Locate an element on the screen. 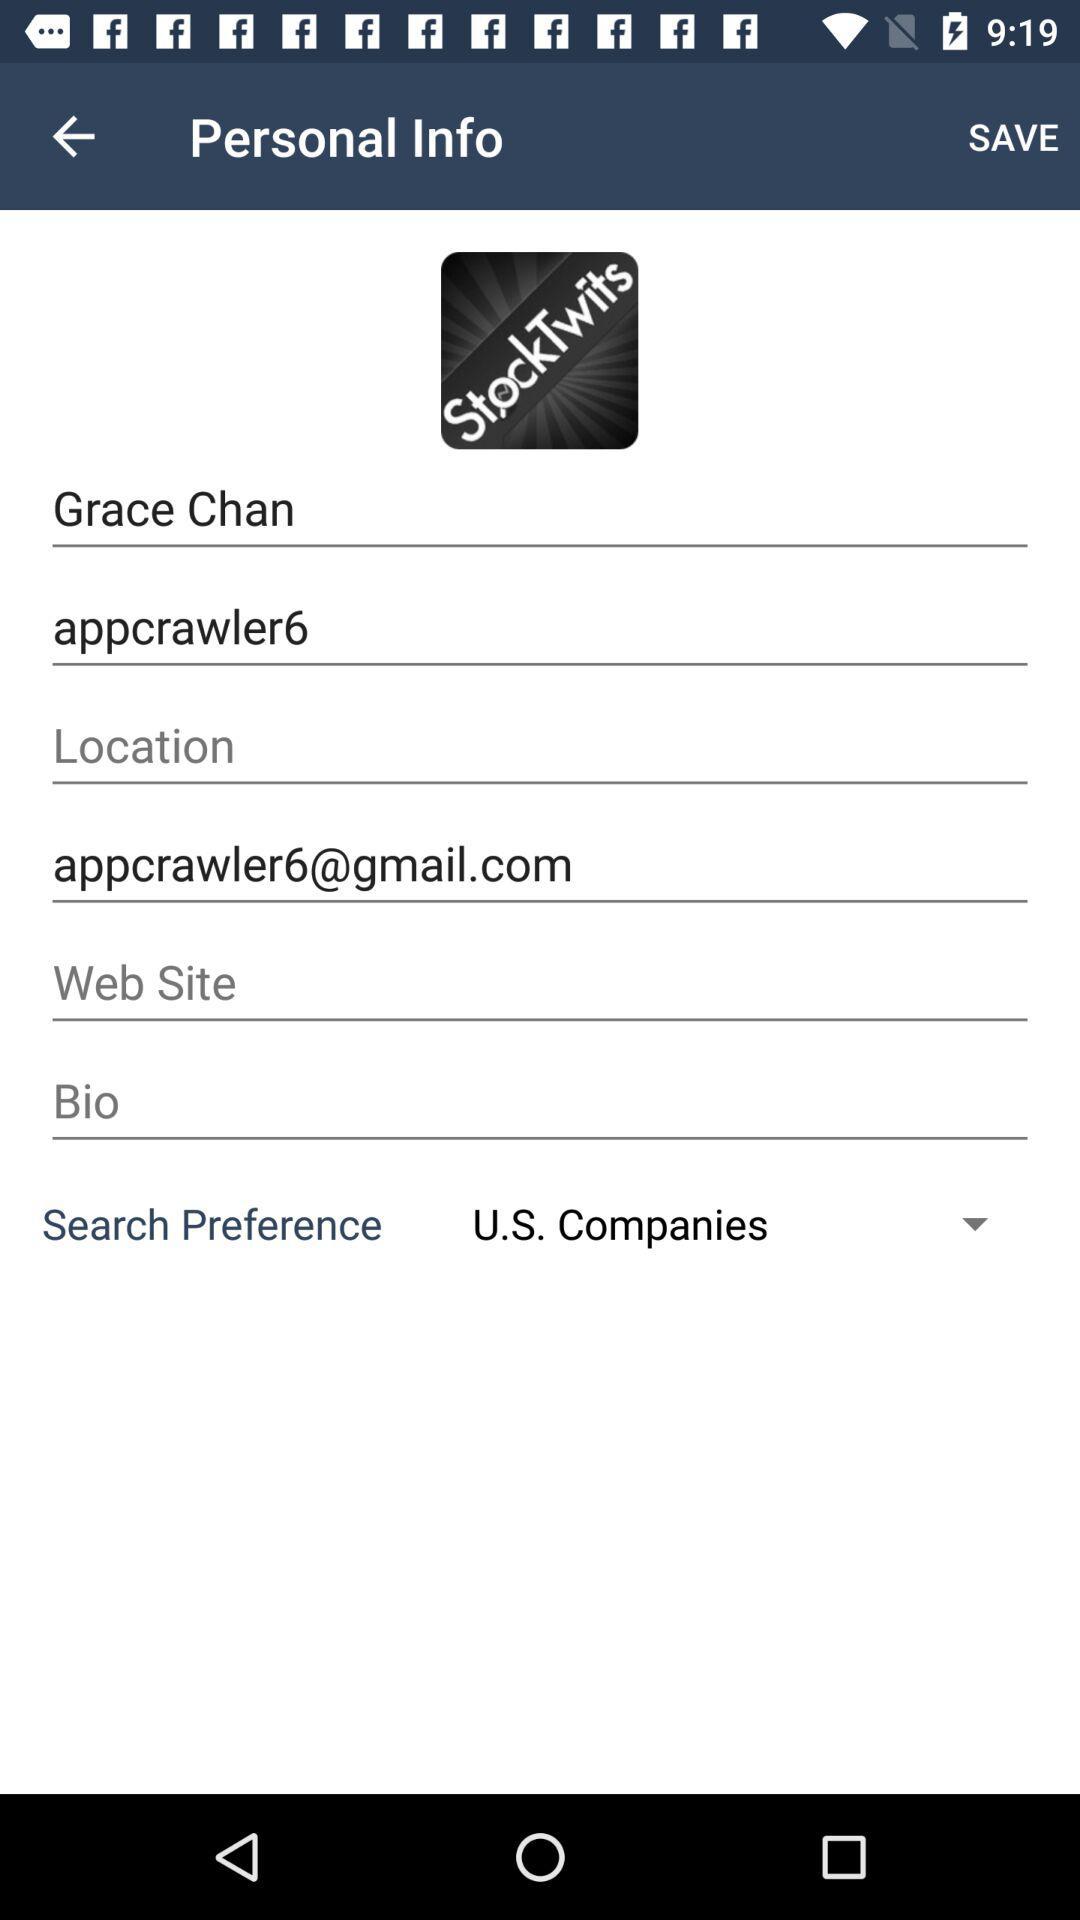  save item is located at coordinates (1013, 135).